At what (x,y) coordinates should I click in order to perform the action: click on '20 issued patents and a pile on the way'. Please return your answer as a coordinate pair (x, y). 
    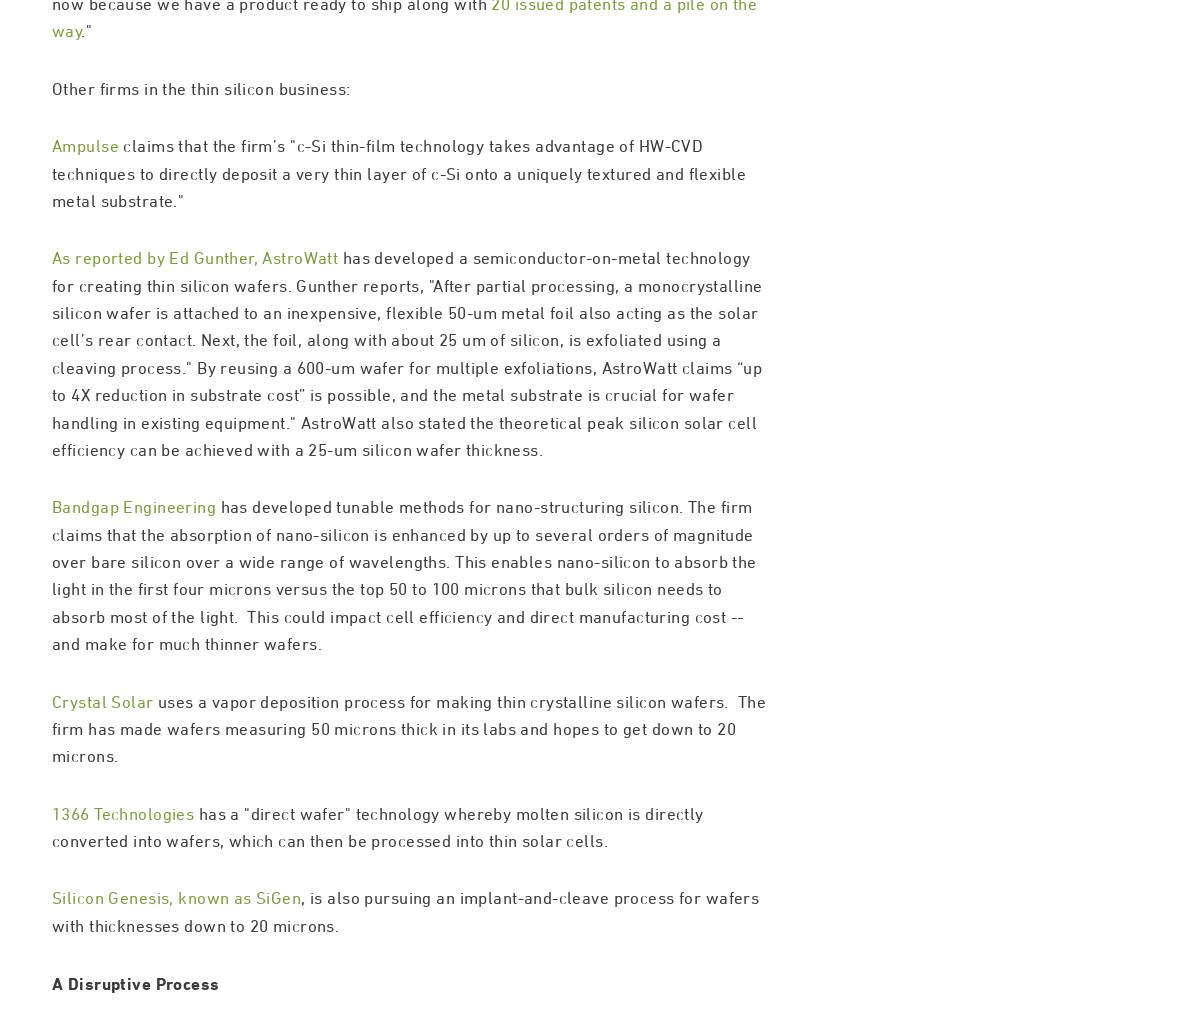
    Looking at the image, I should click on (404, 102).